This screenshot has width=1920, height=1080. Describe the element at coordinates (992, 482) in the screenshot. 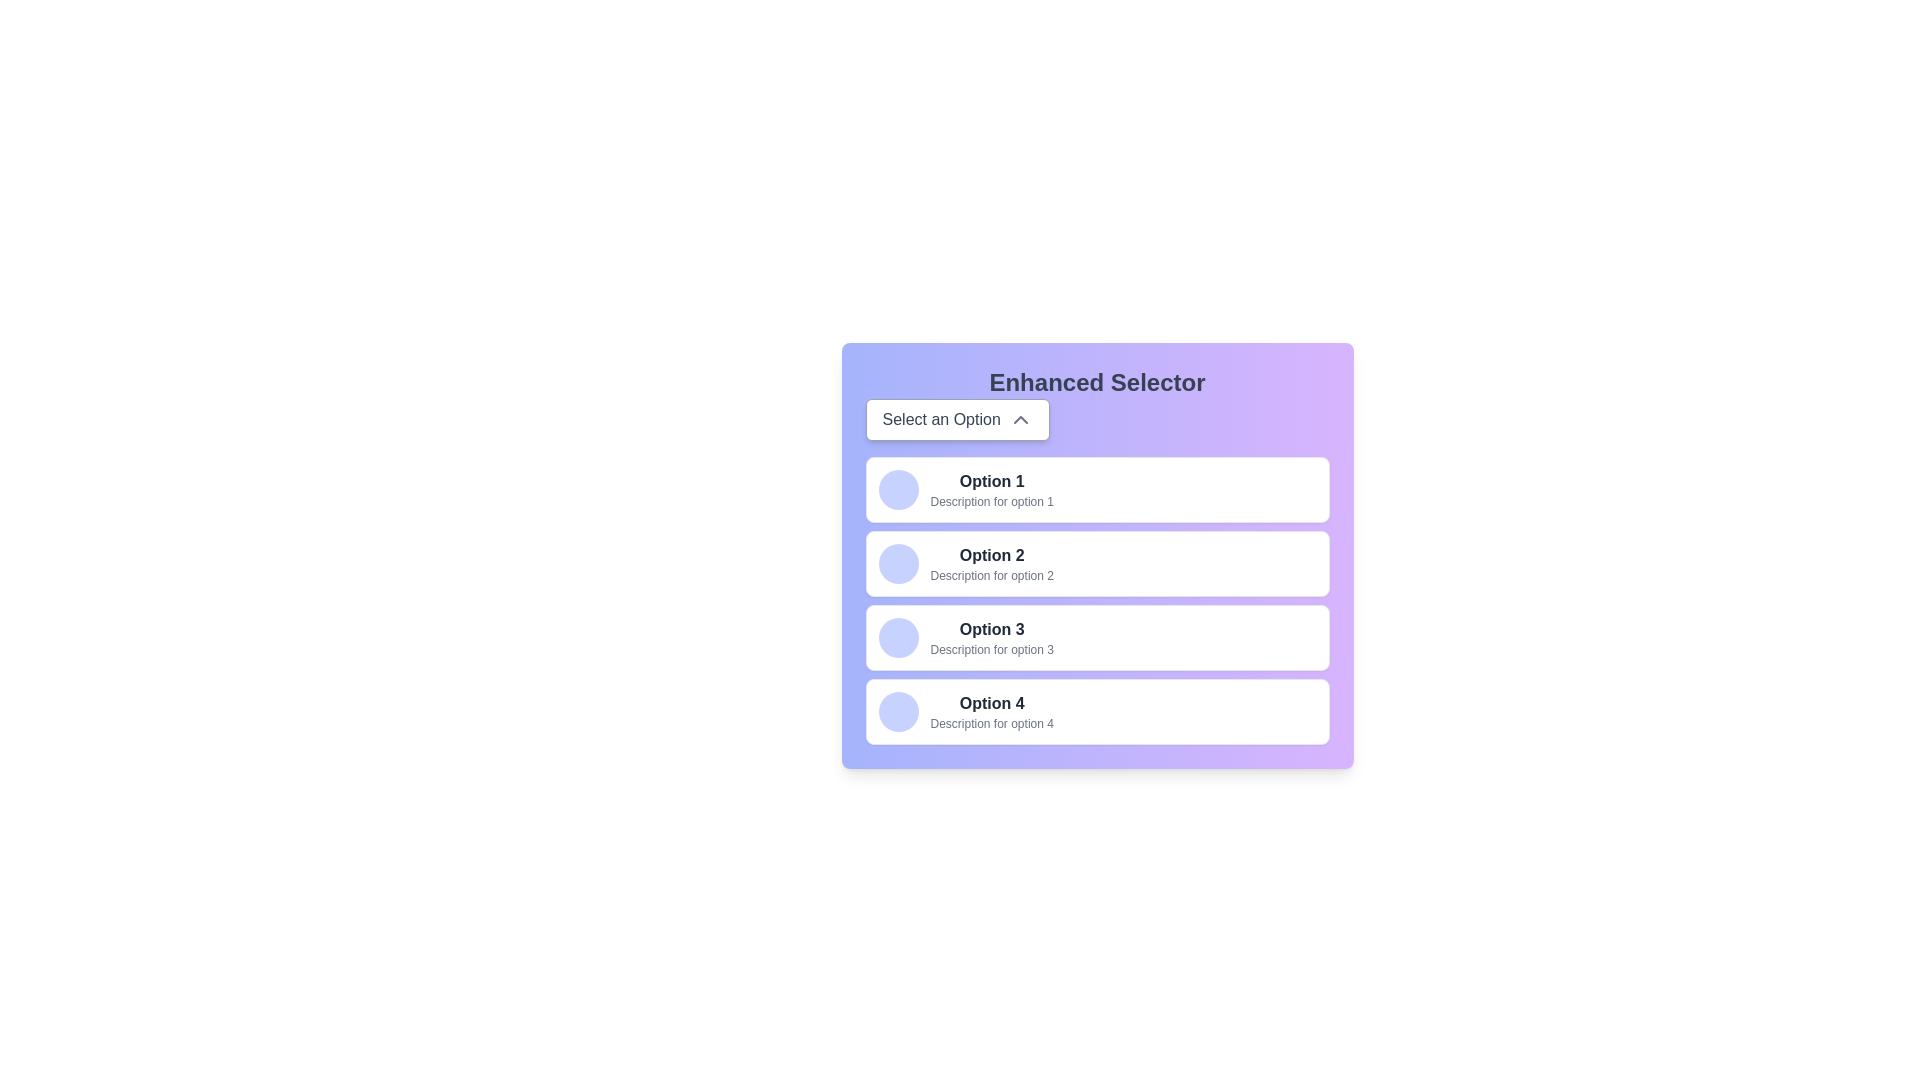

I see `the static text label that serves as the title for the first option's card, positioned in the top-left portion of the interface, above the description text` at that location.